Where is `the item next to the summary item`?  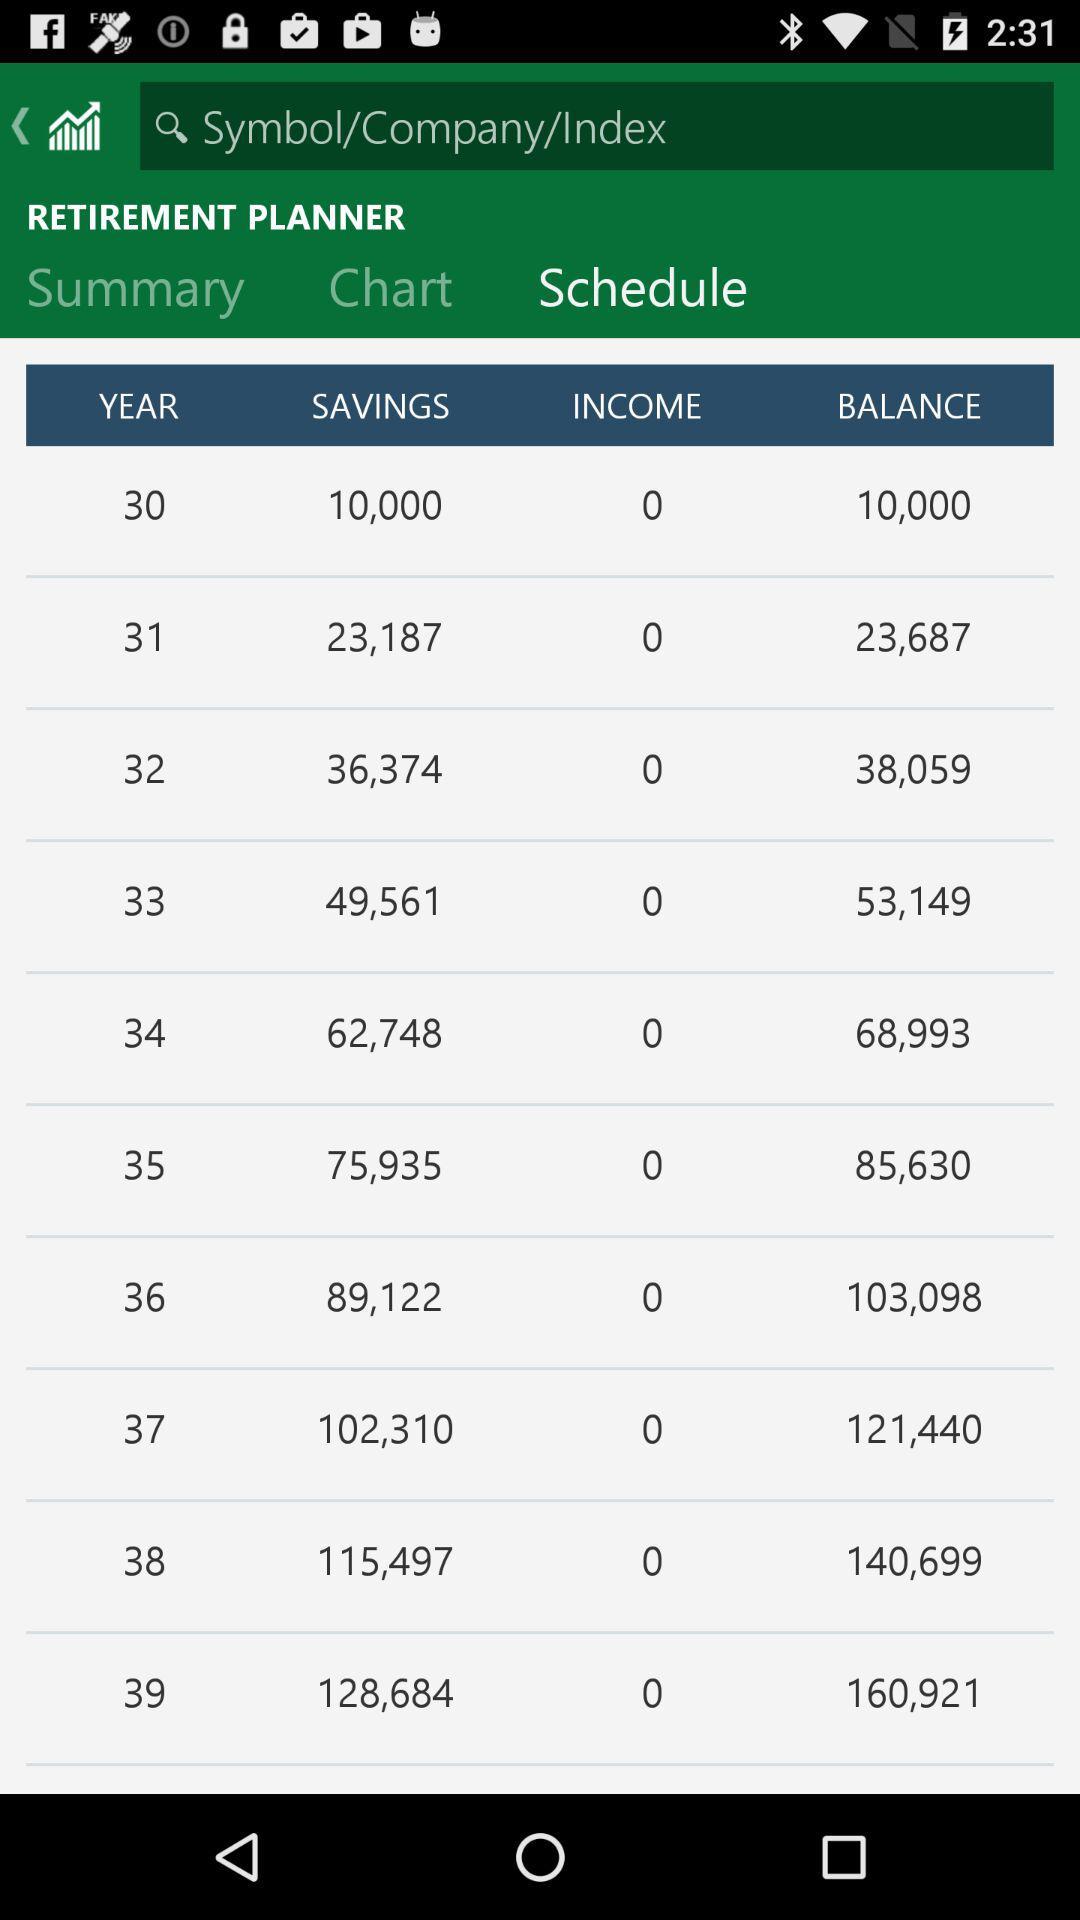
the item next to the summary item is located at coordinates (405, 290).